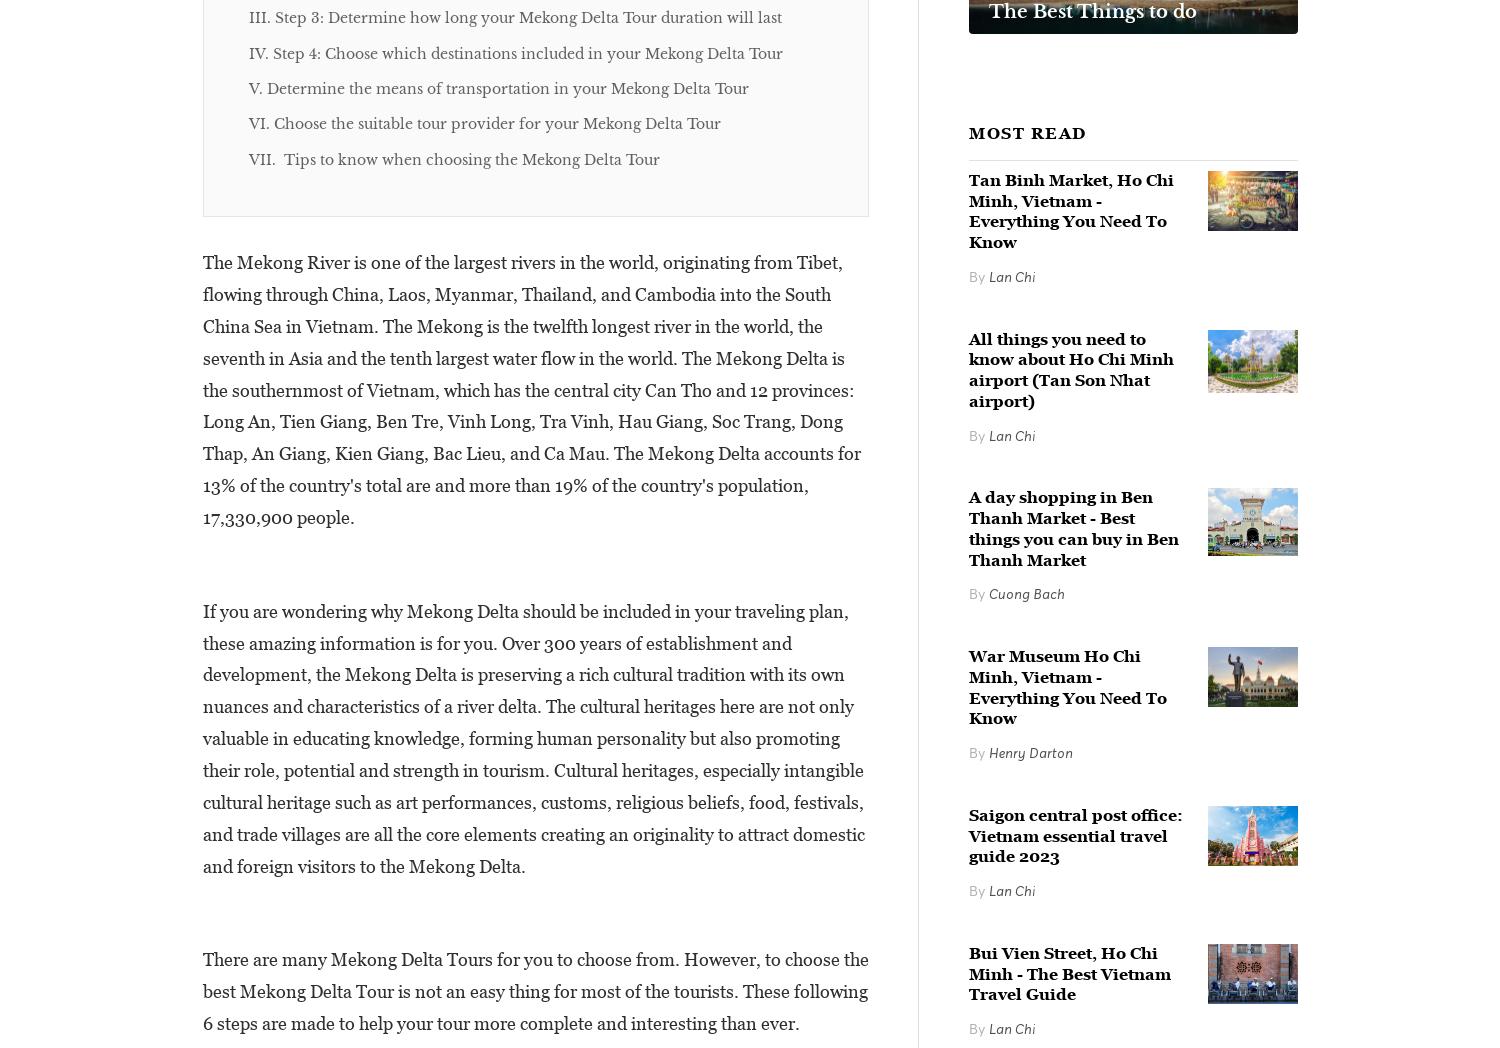 The height and width of the screenshot is (1048, 1500). Describe the element at coordinates (840, 690) in the screenshot. I see `'Hai Phong, VIetnam'` at that location.